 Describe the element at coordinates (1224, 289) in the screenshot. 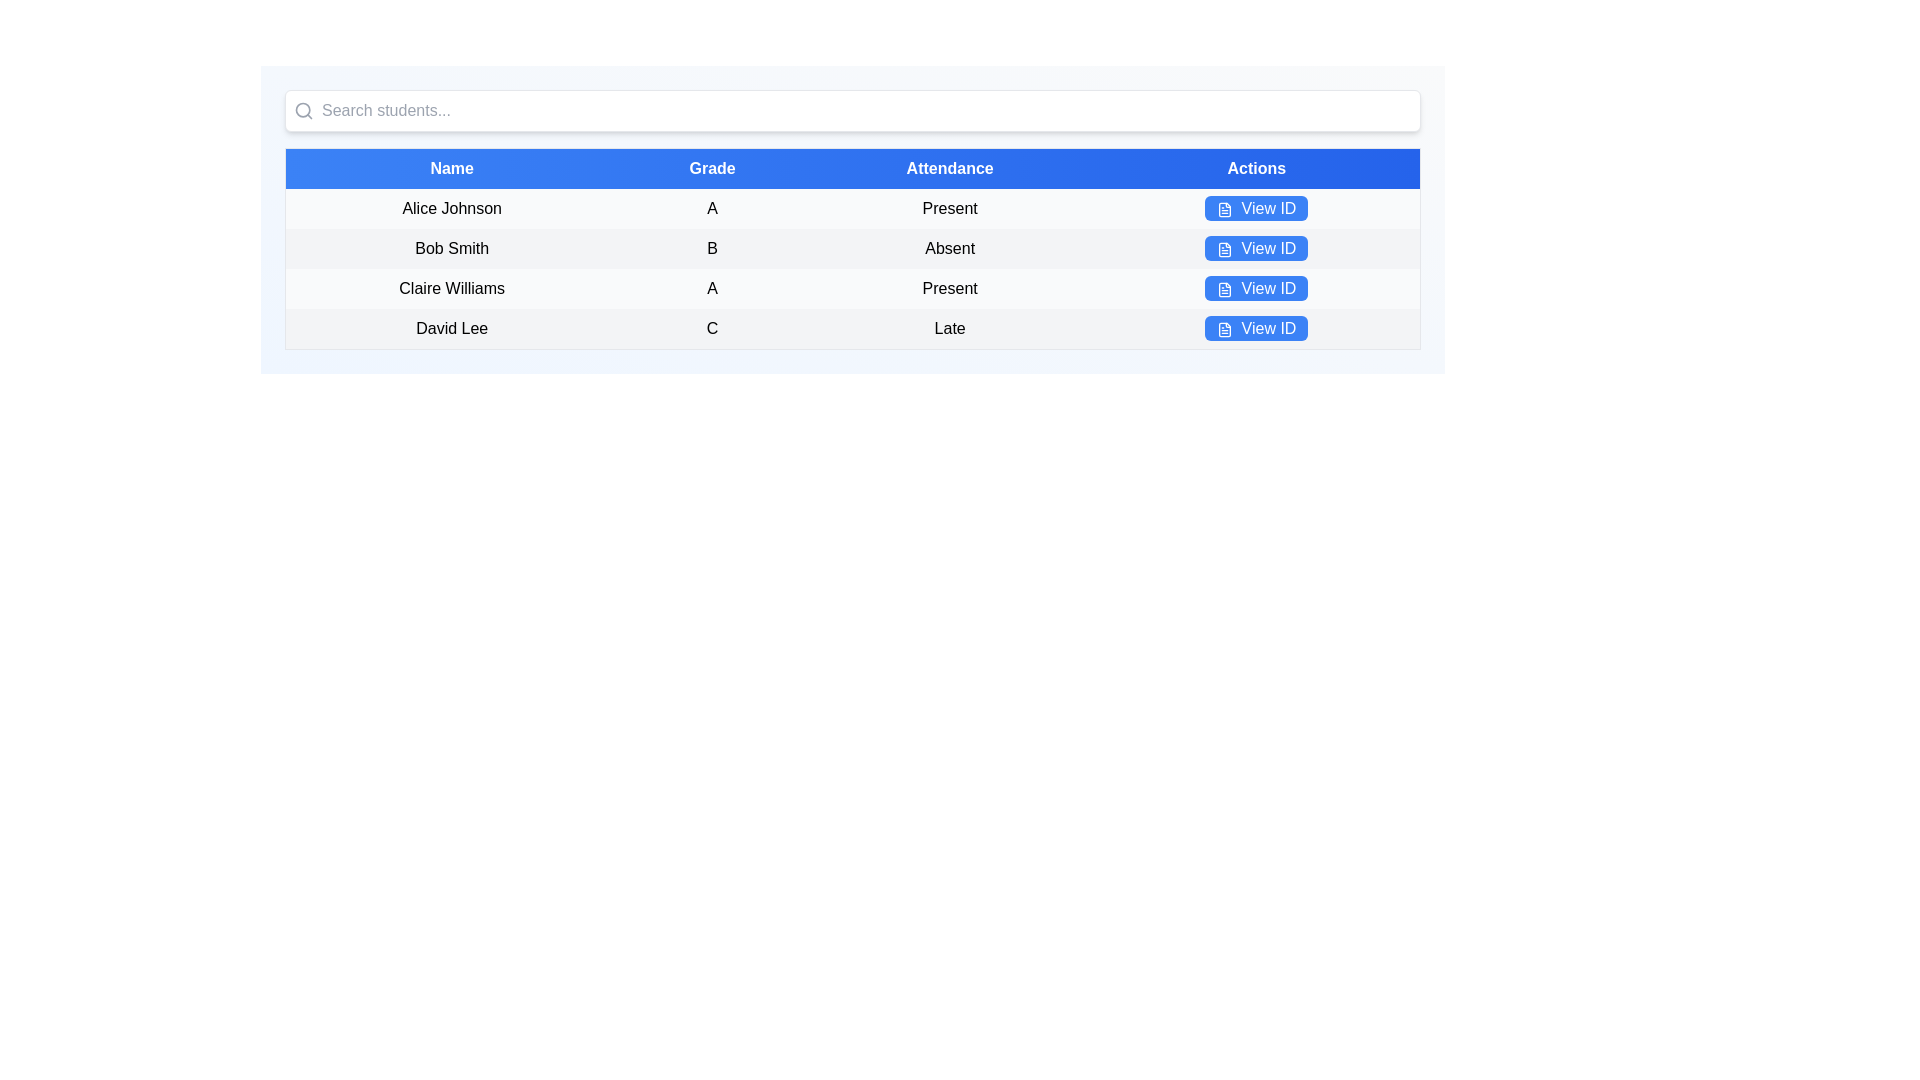

I see `the file document icon located in the 'Actions' column of the third row of the table` at that location.